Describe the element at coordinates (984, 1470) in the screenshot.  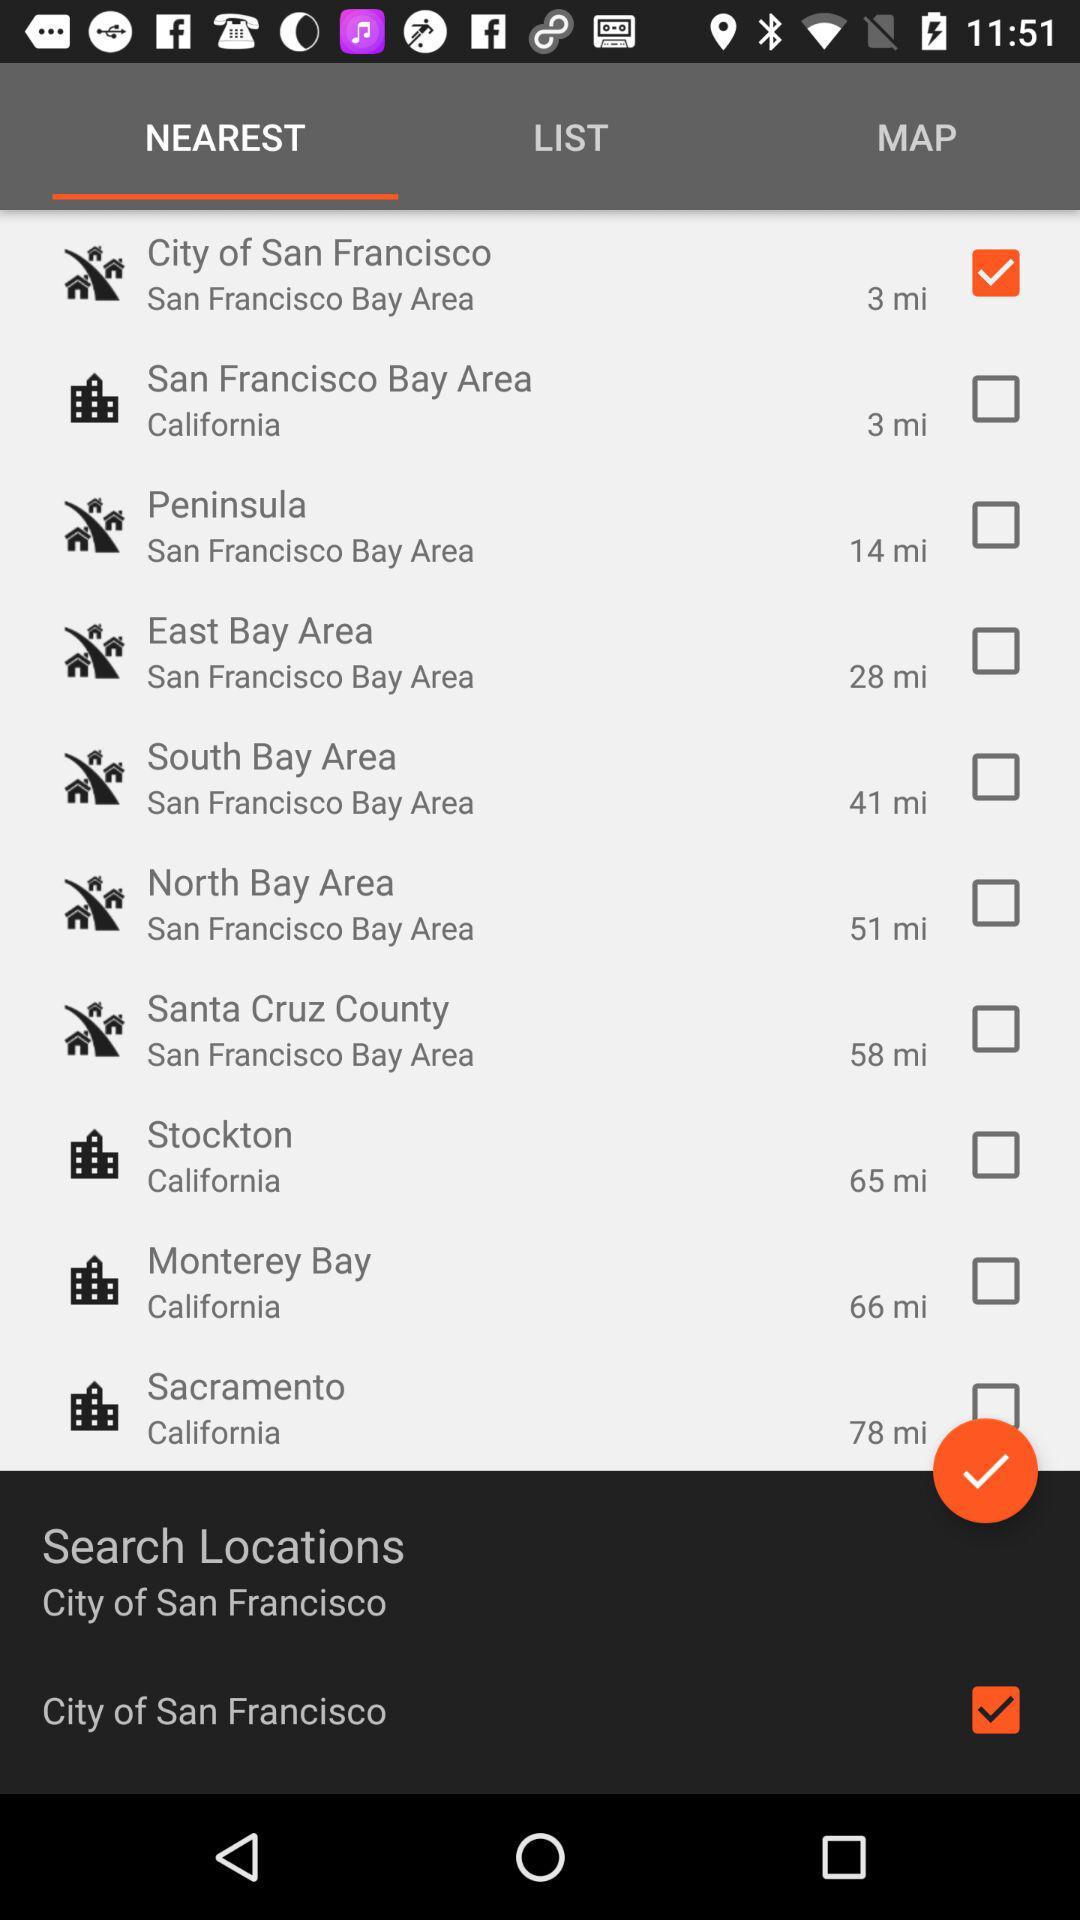
I see `the approve option below` at that location.